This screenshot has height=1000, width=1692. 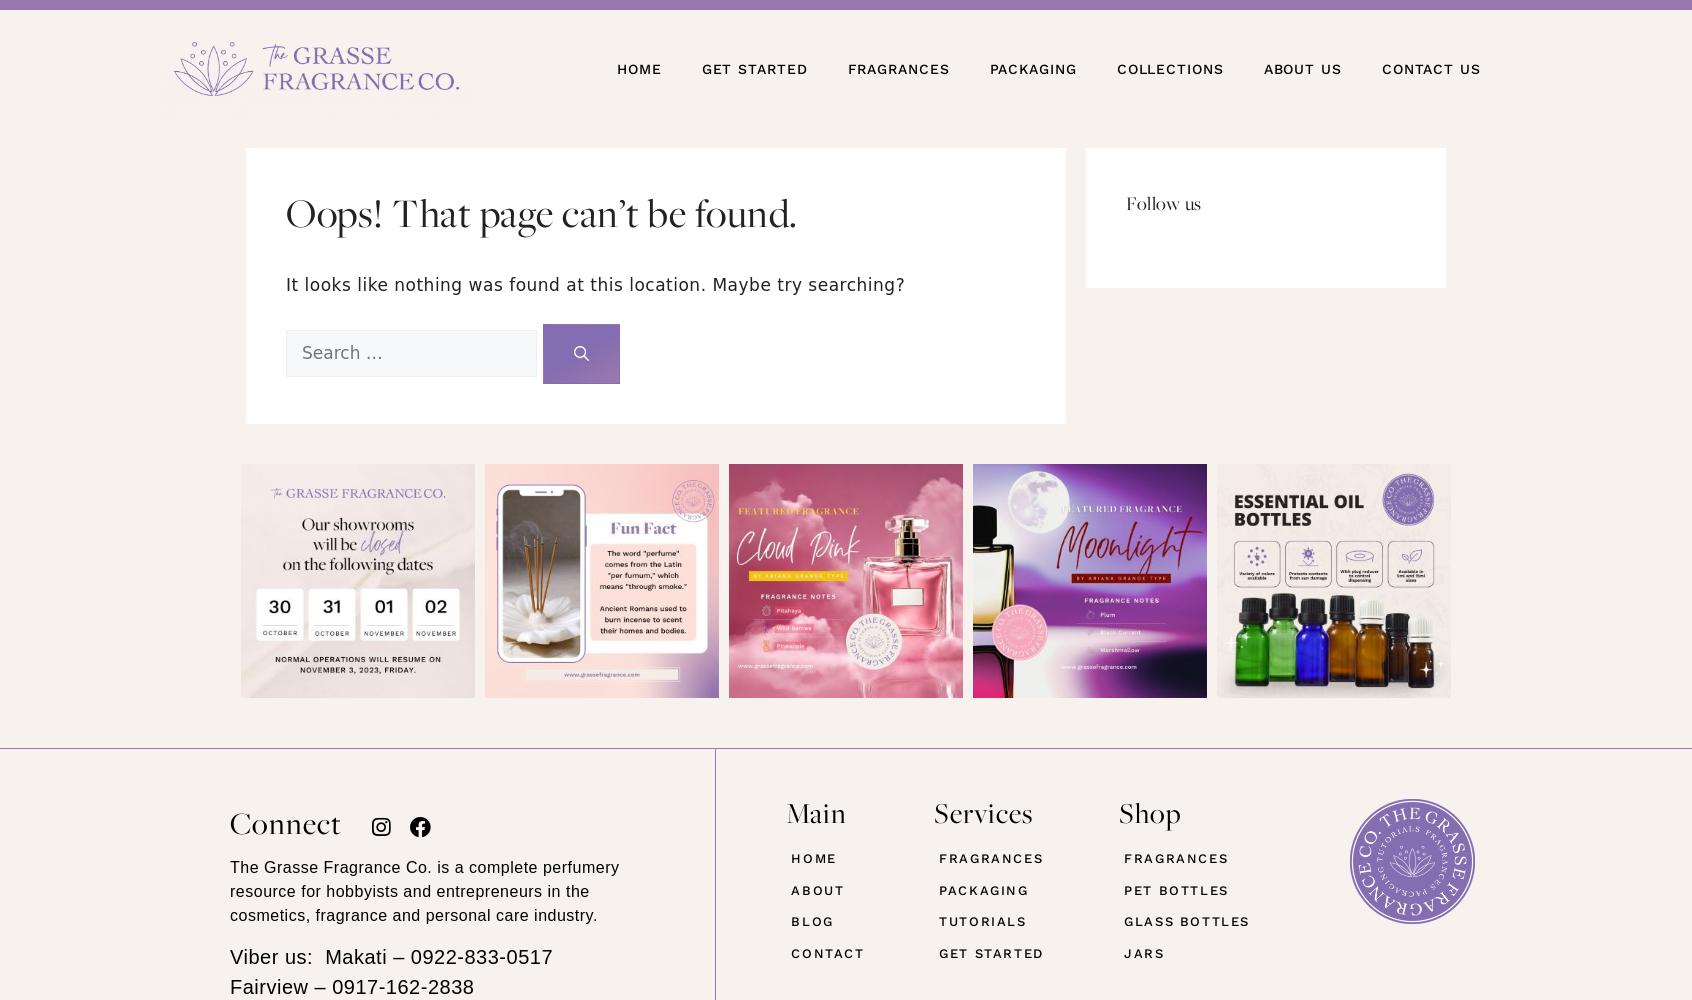 What do you see at coordinates (811, 921) in the screenshot?
I see `'BLOG'` at bounding box center [811, 921].